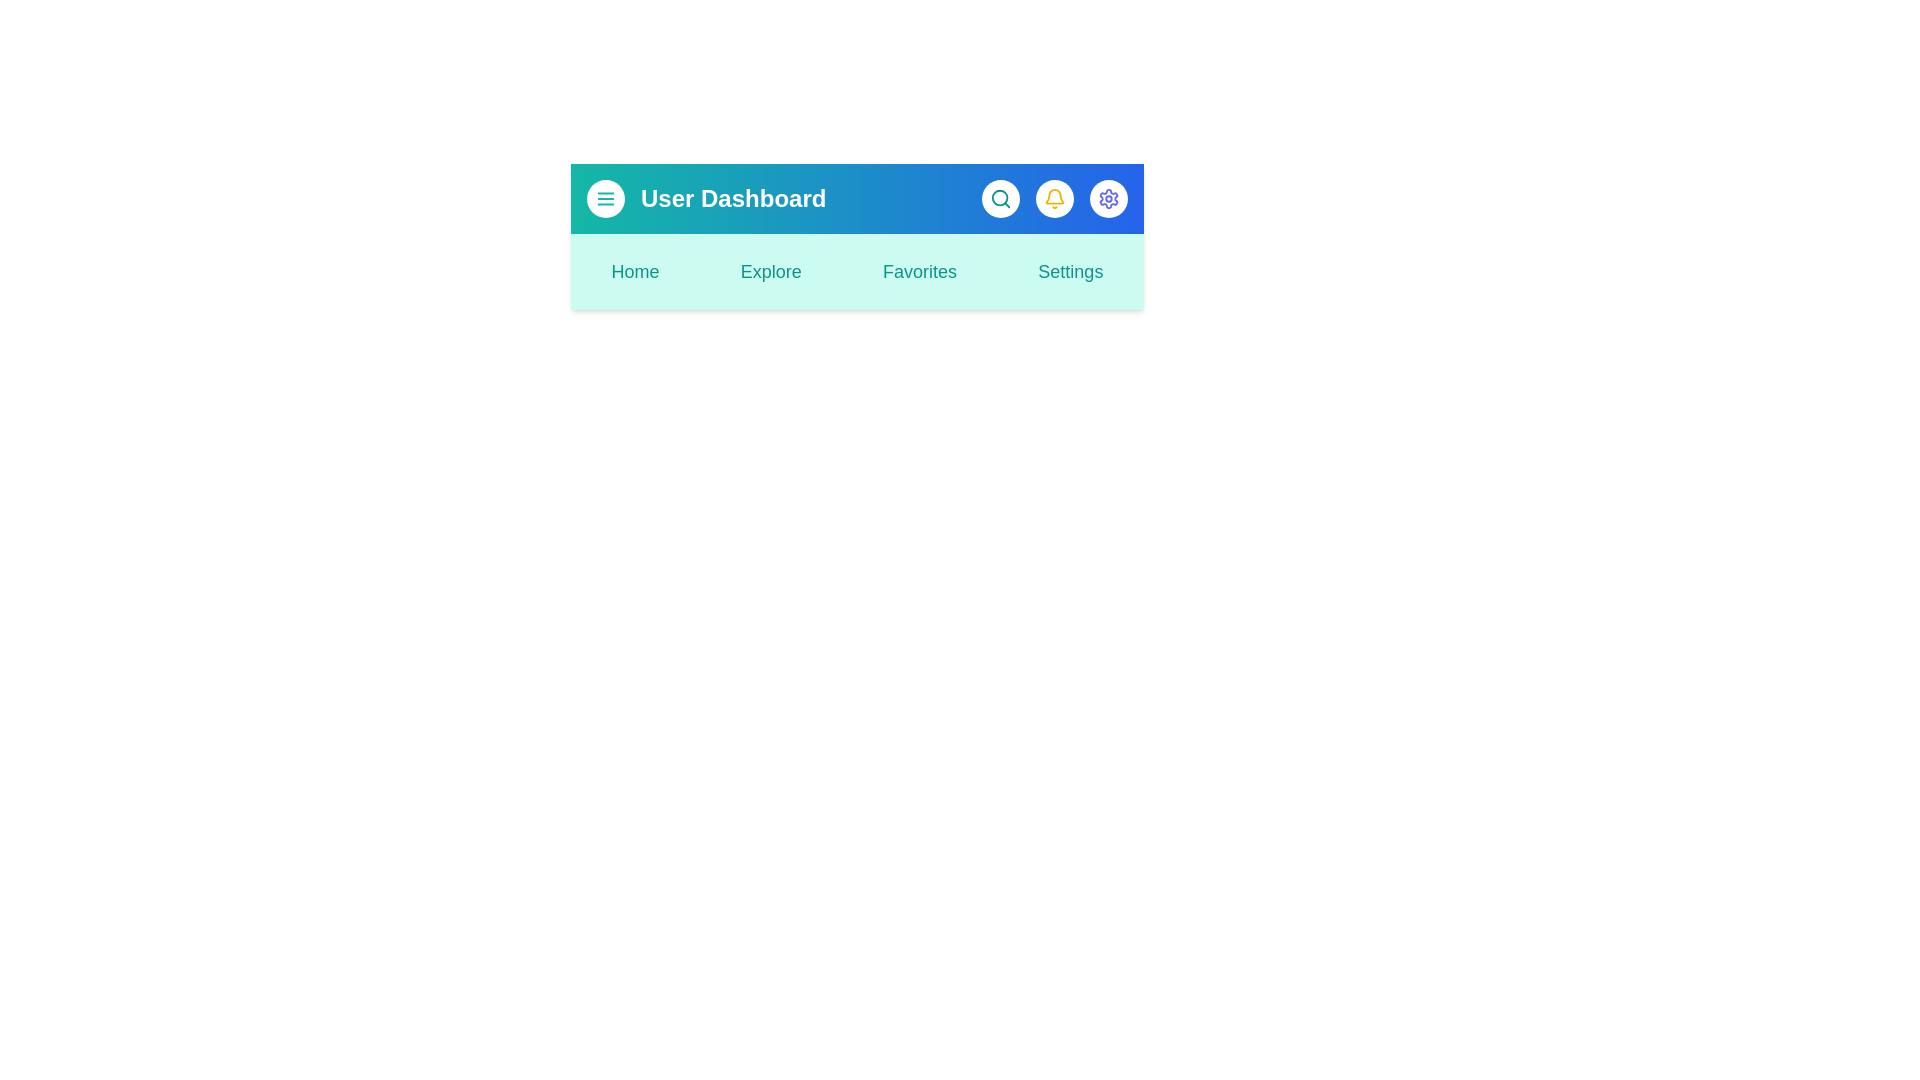 This screenshot has height=1080, width=1920. What do you see at coordinates (1054, 199) in the screenshot?
I see `the bell button to access notifications` at bounding box center [1054, 199].